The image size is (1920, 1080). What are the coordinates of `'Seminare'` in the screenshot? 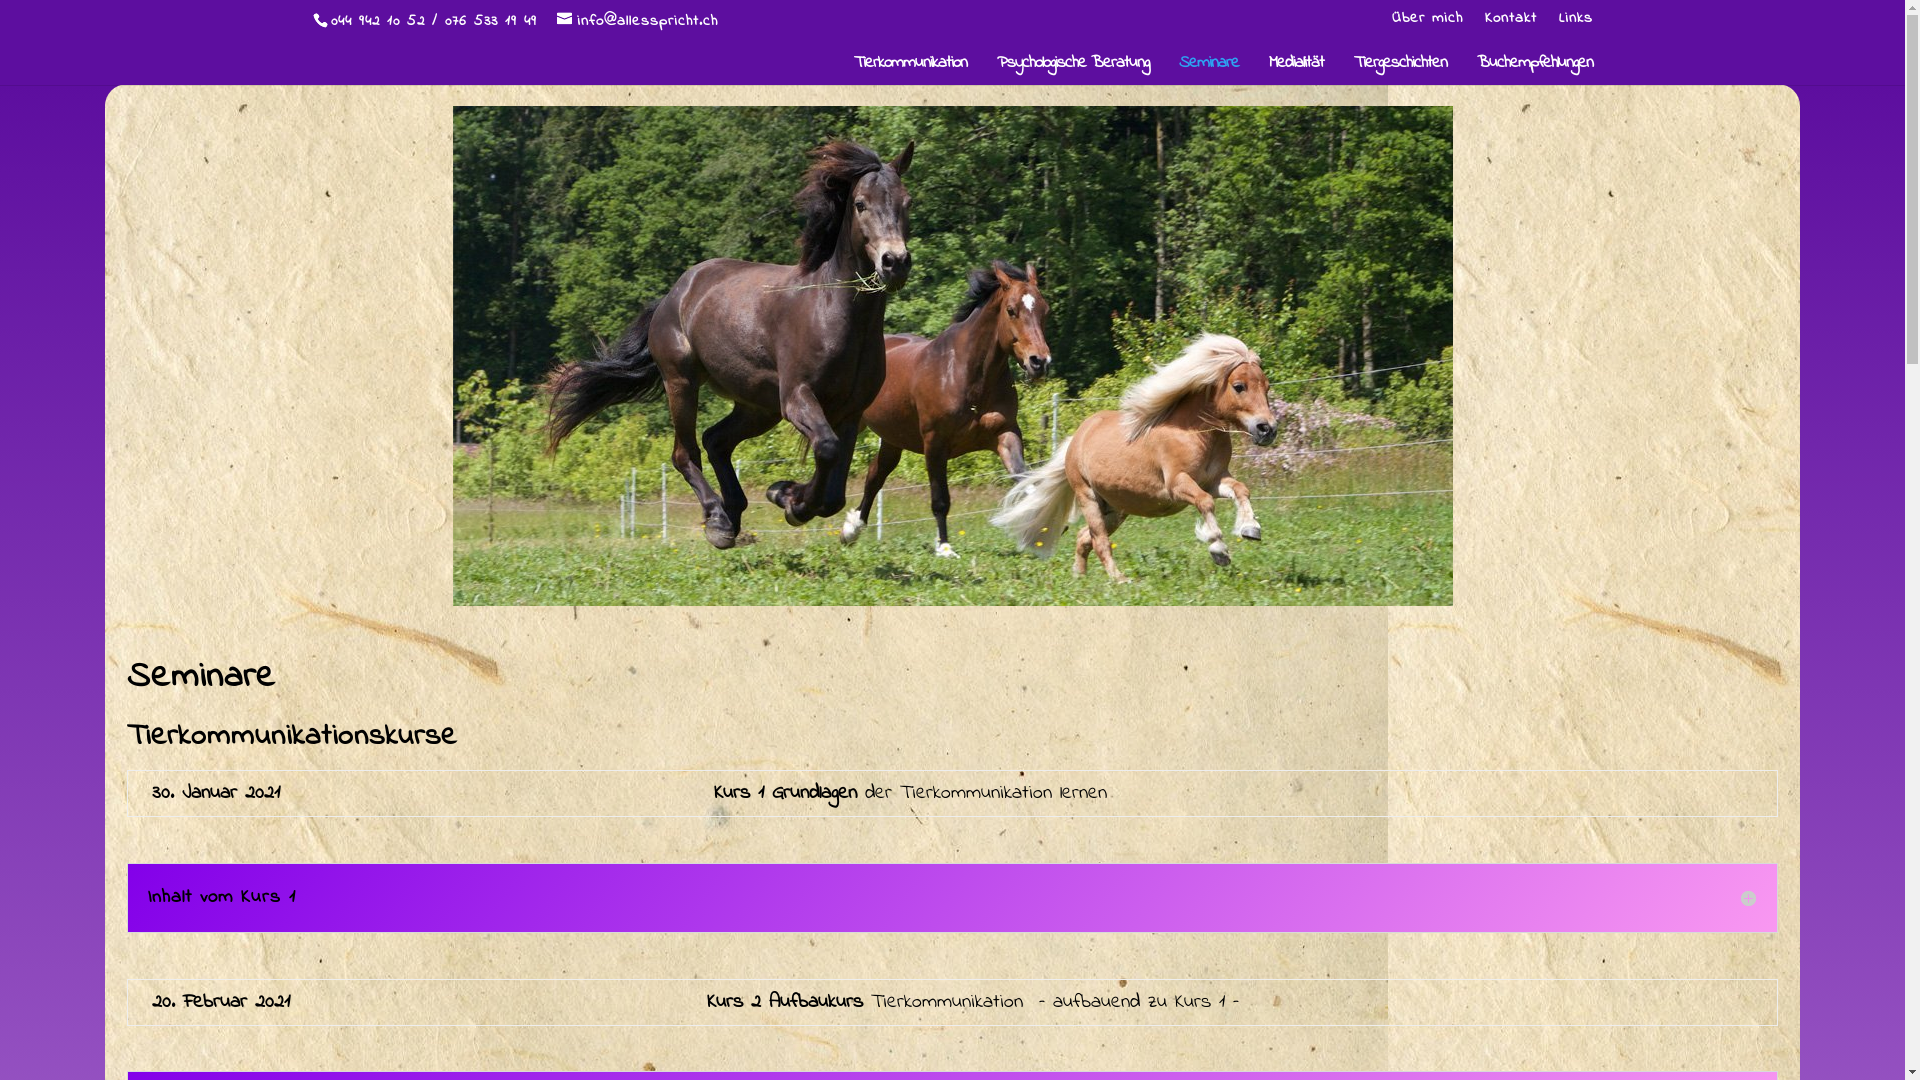 It's located at (1207, 69).